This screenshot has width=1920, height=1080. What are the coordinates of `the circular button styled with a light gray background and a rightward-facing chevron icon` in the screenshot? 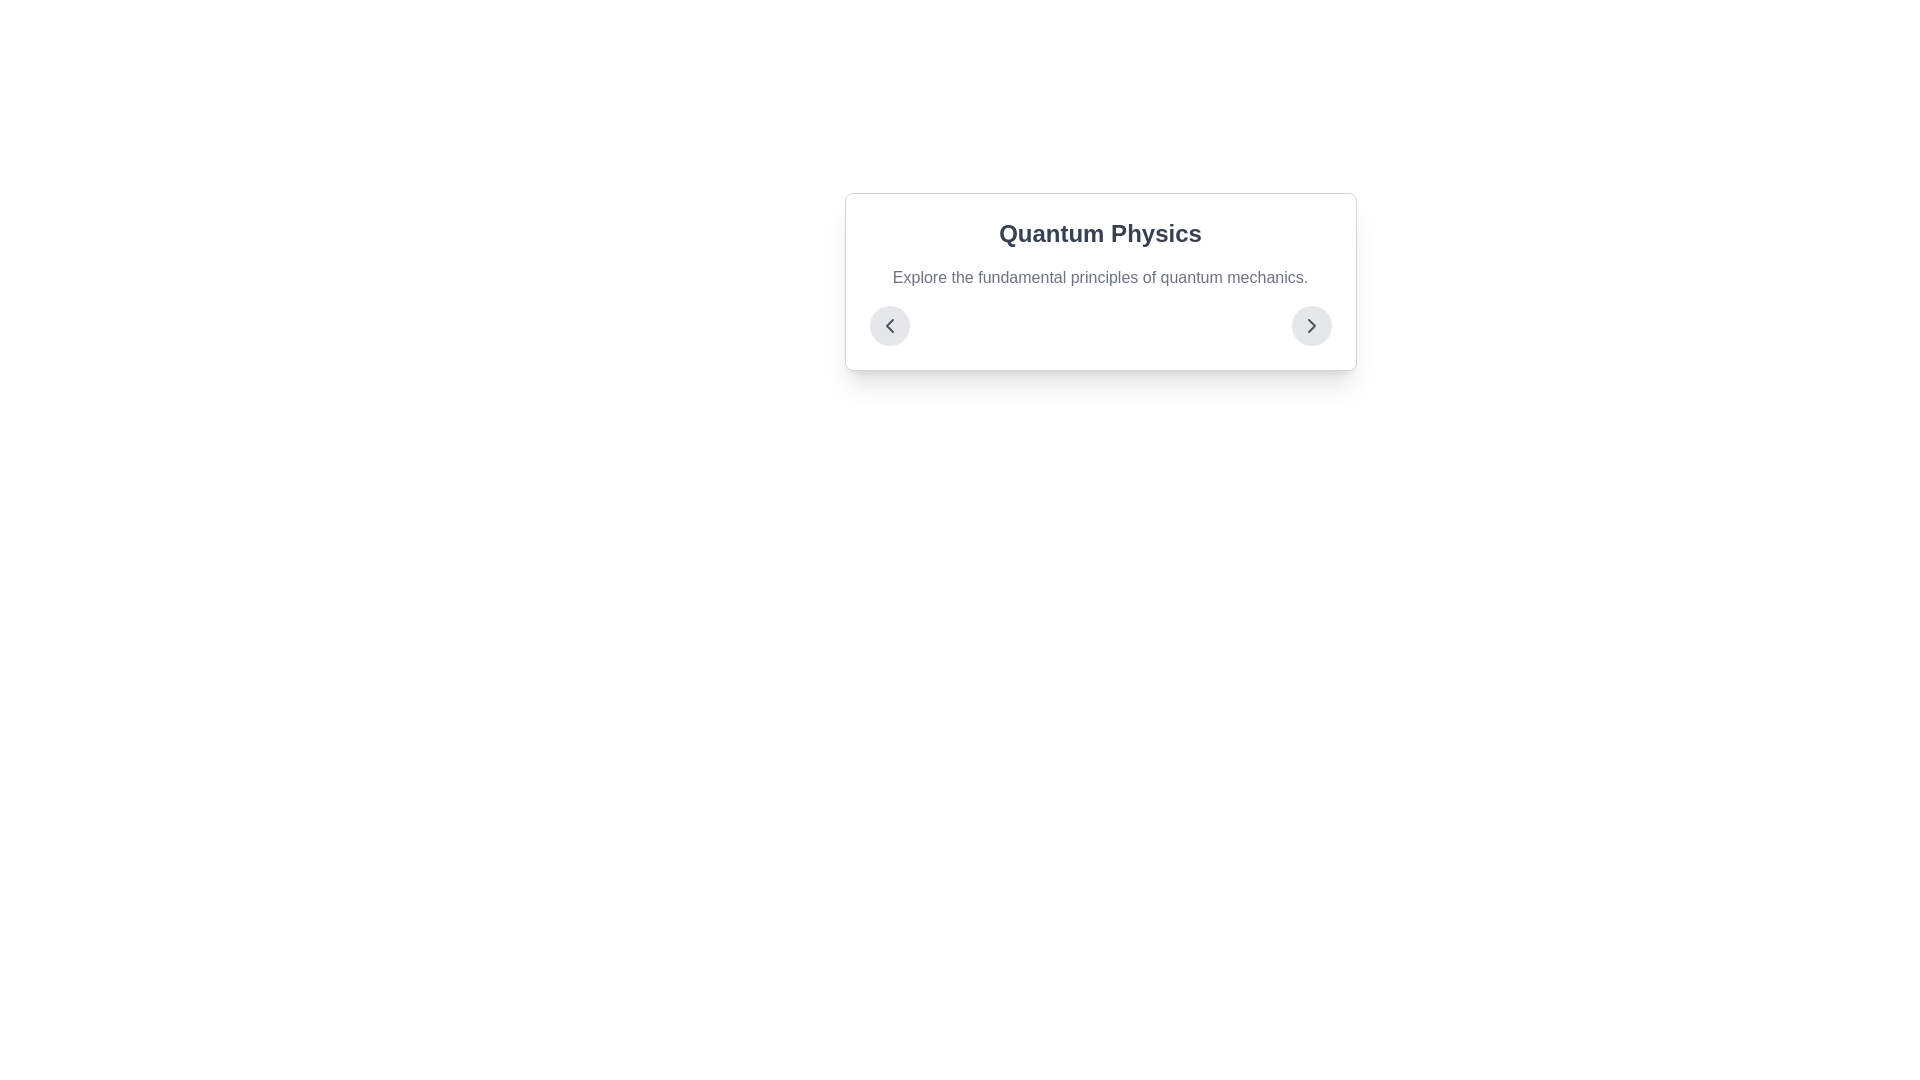 It's located at (1311, 325).